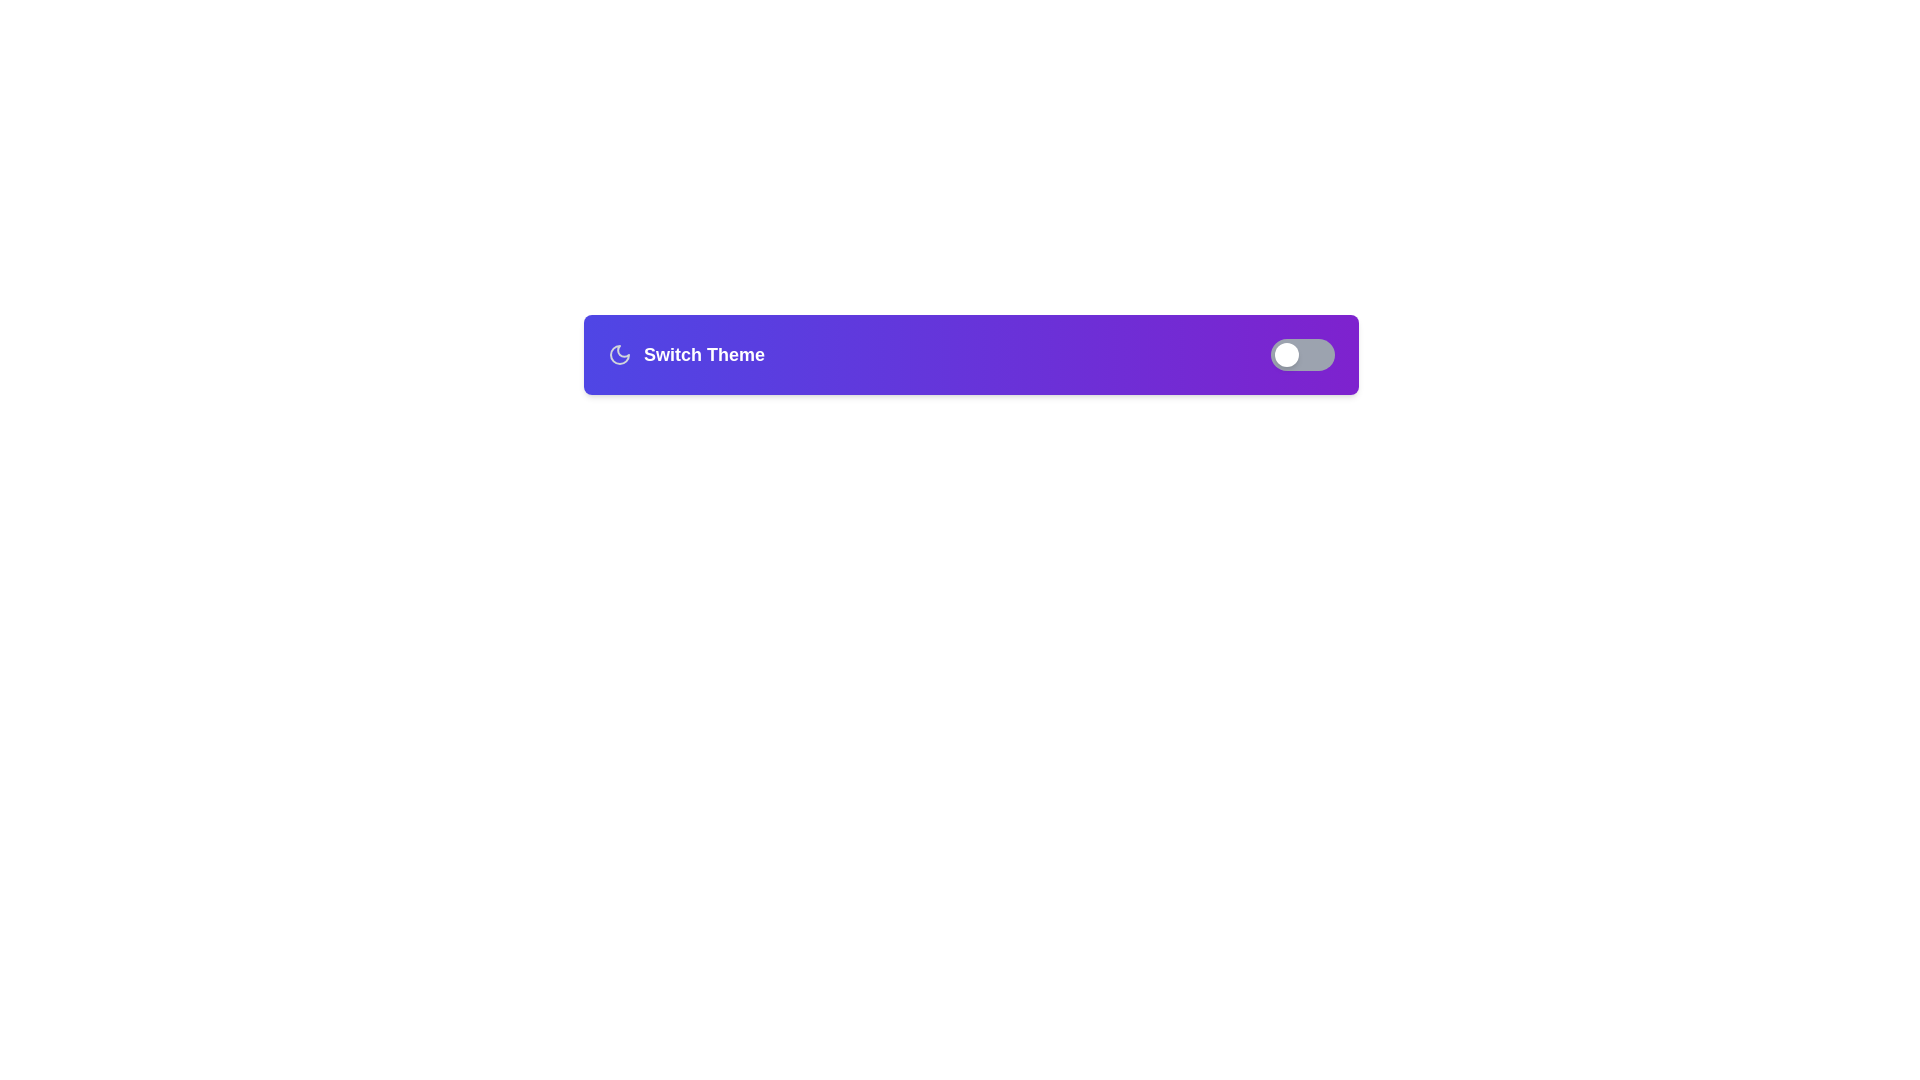  Describe the element at coordinates (618, 353) in the screenshot. I see `the crescent moon icon outlined in light gray` at that location.